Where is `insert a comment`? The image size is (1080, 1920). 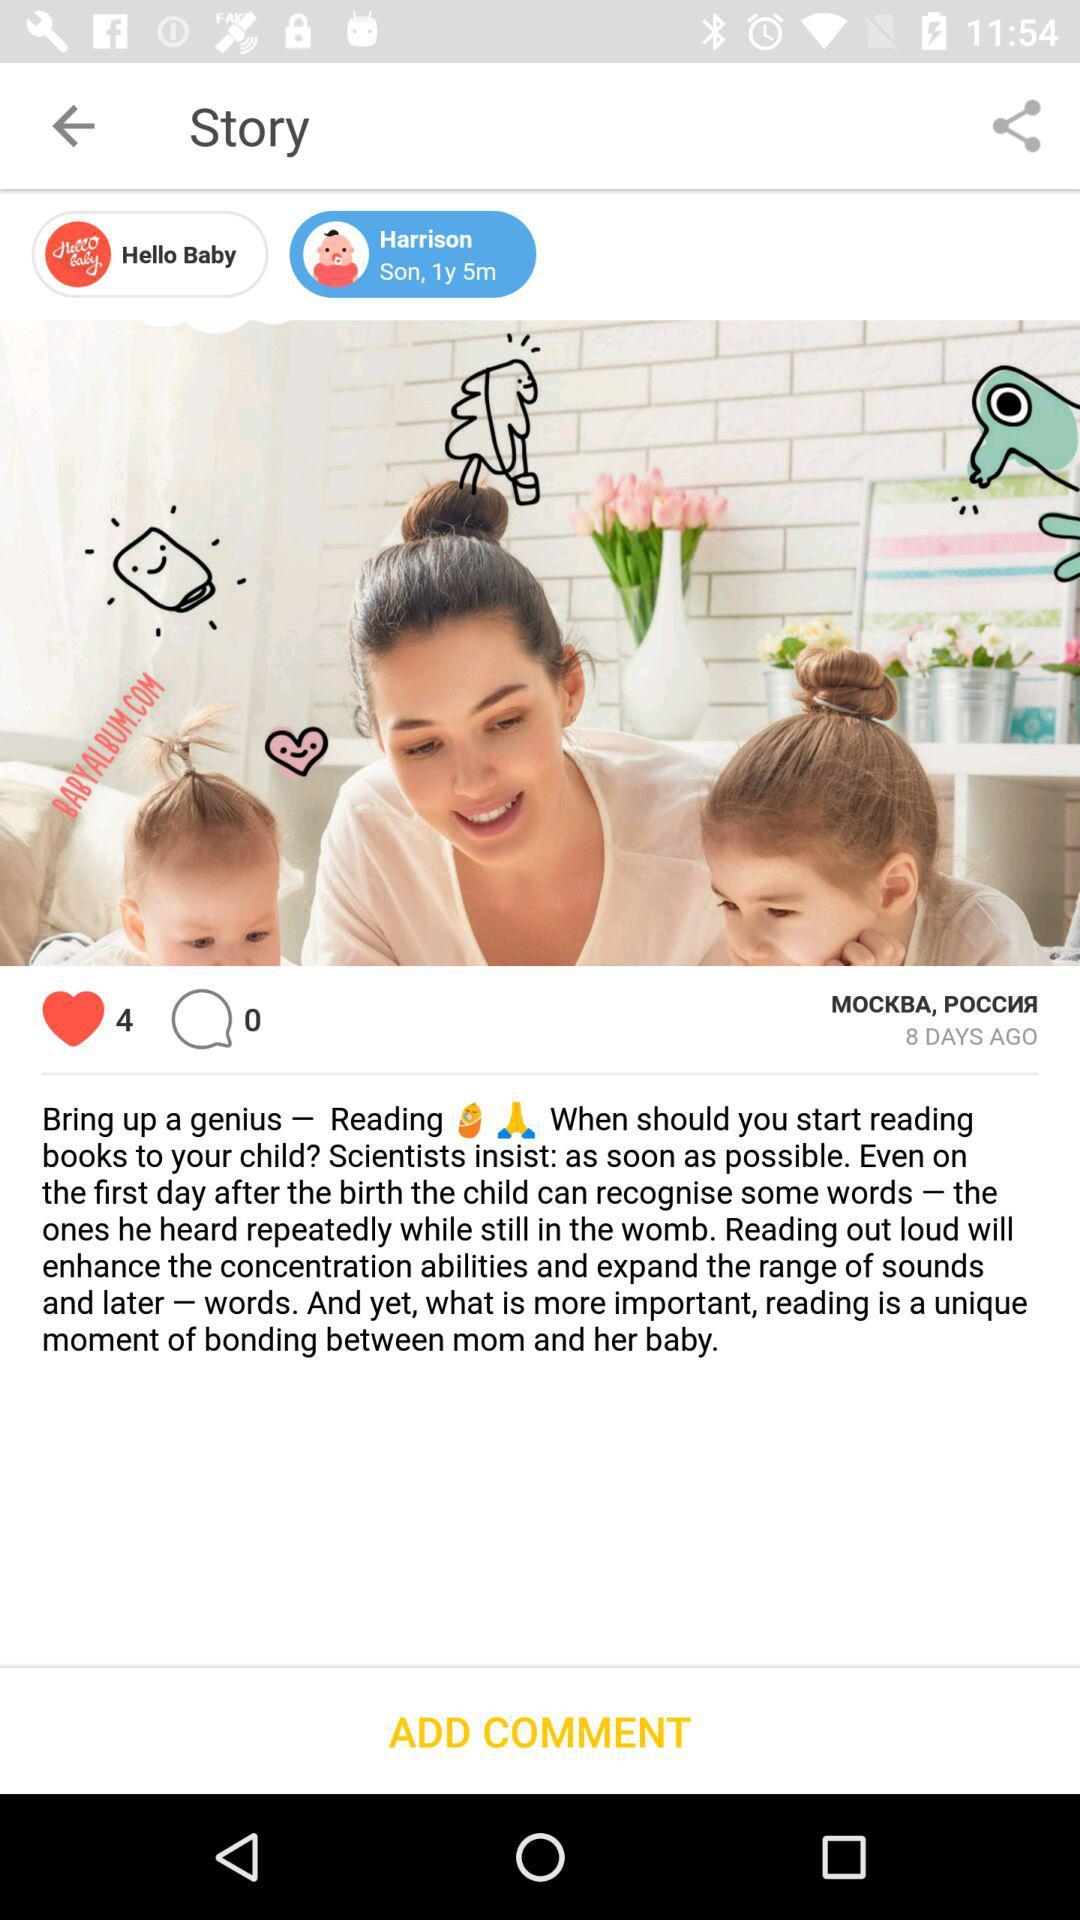
insert a comment is located at coordinates (201, 1019).